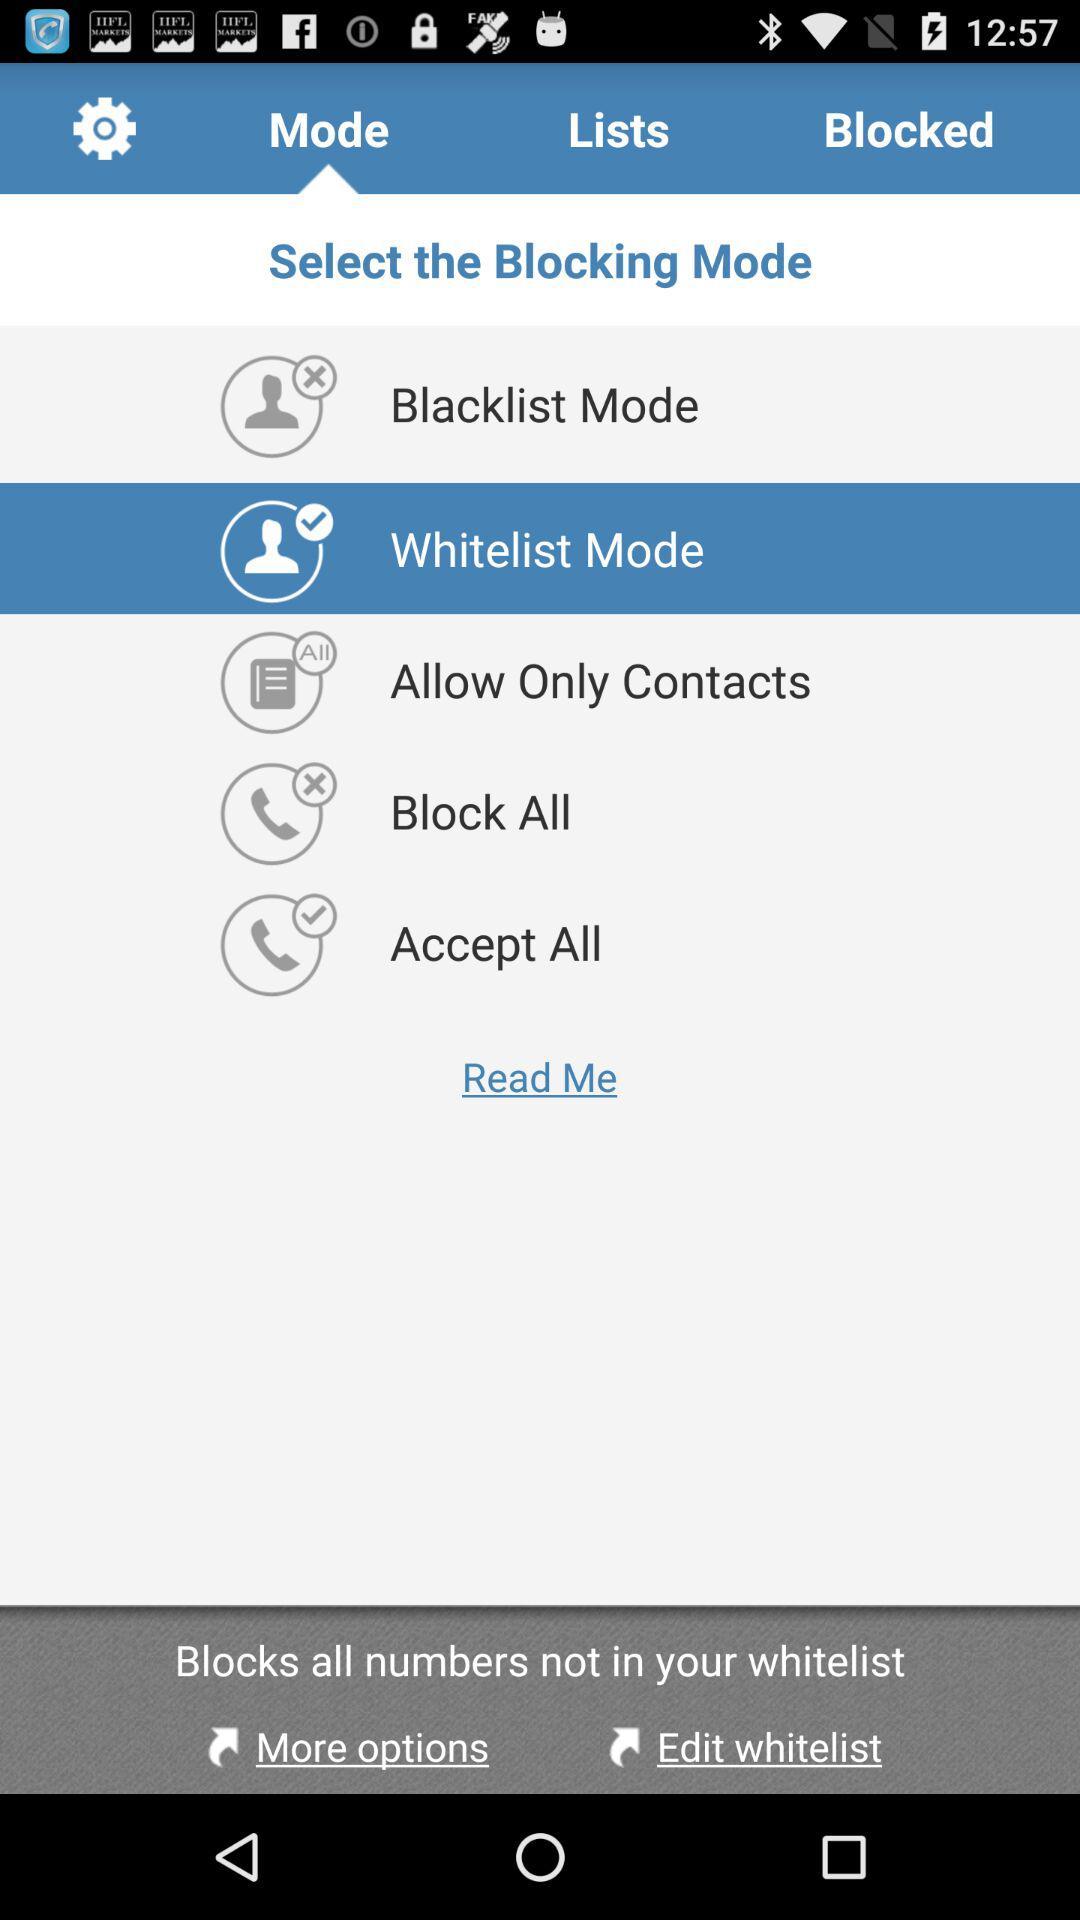 The width and height of the screenshot is (1080, 1920). What do you see at coordinates (618, 127) in the screenshot?
I see `the icon to the left of the blocked` at bounding box center [618, 127].